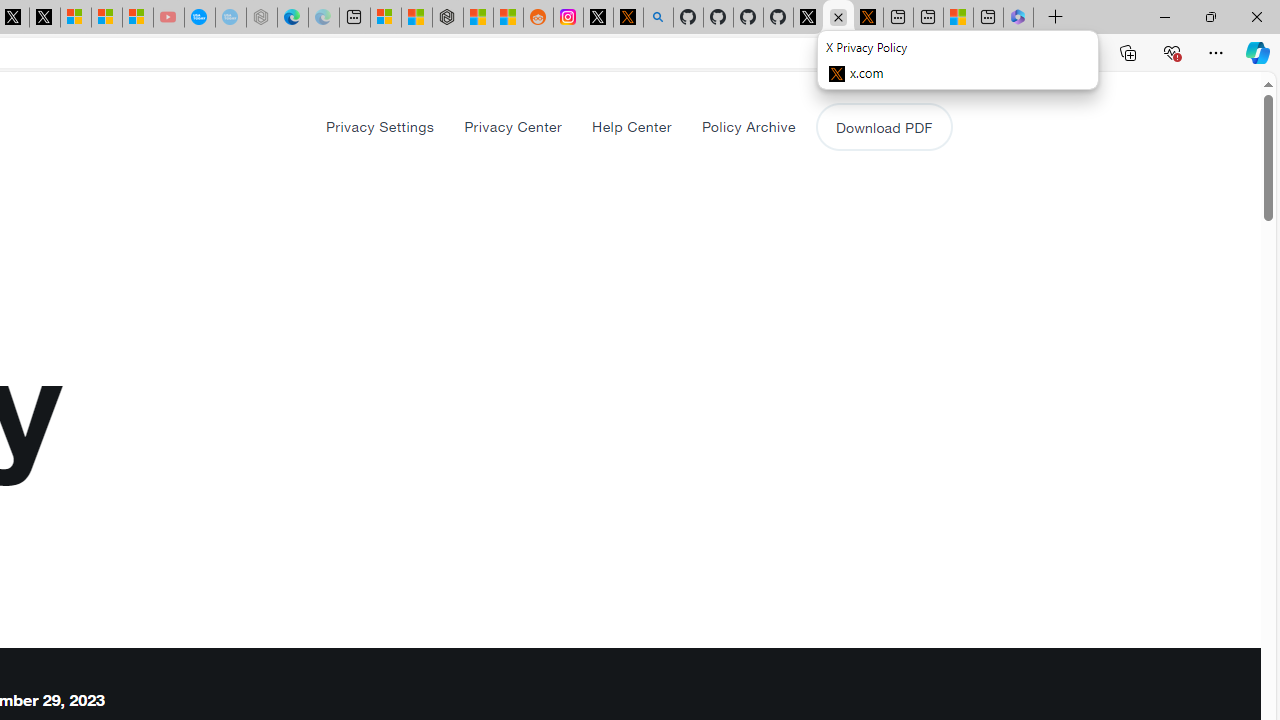 The image size is (1280, 720). Describe the element at coordinates (630, 126) in the screenshot. I see `'Help Center'` at that location.